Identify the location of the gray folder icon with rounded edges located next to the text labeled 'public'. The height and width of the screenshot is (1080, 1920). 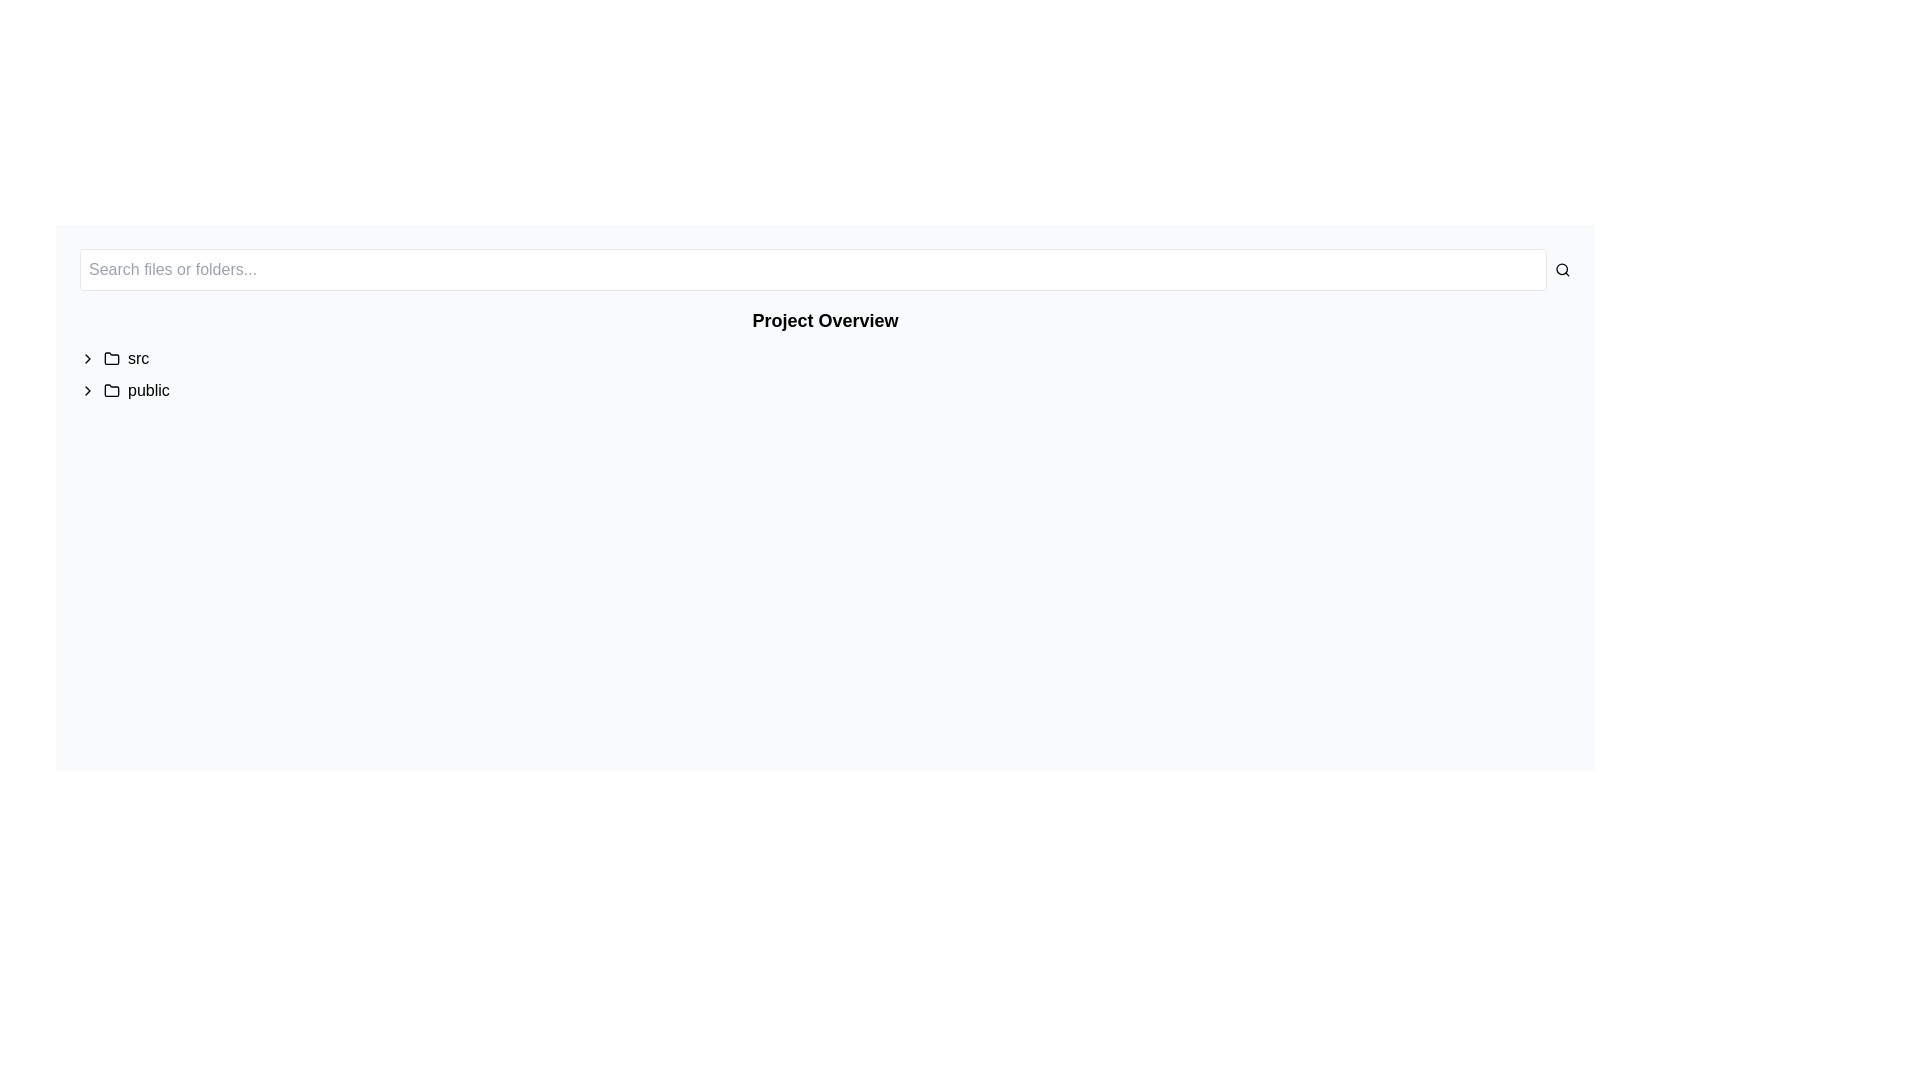
(110, 390).